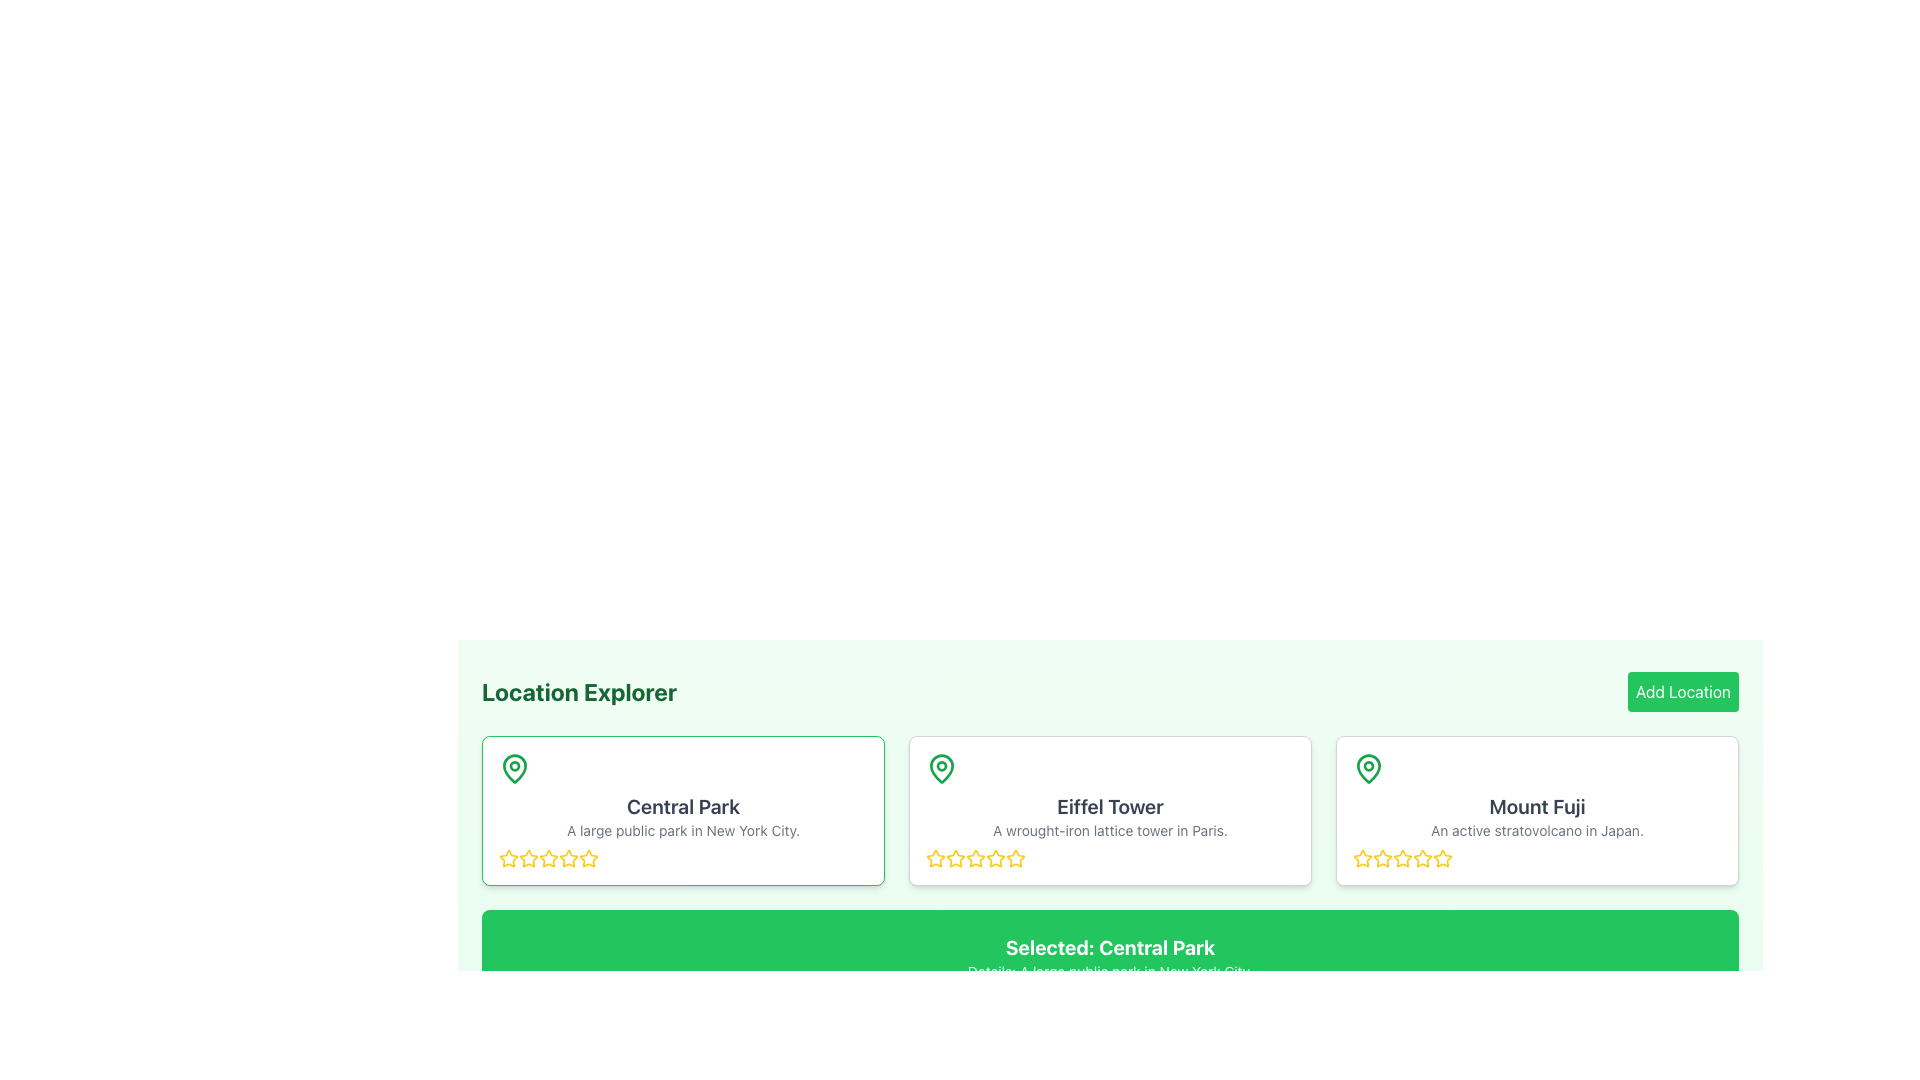  Describe the element at coordinates (1367, 767) in the screenshot. I see `the geographic significance icon located in the top left corner of the 'Mount Fuji' card, above the title text 'Mount Fuji'` at that location.